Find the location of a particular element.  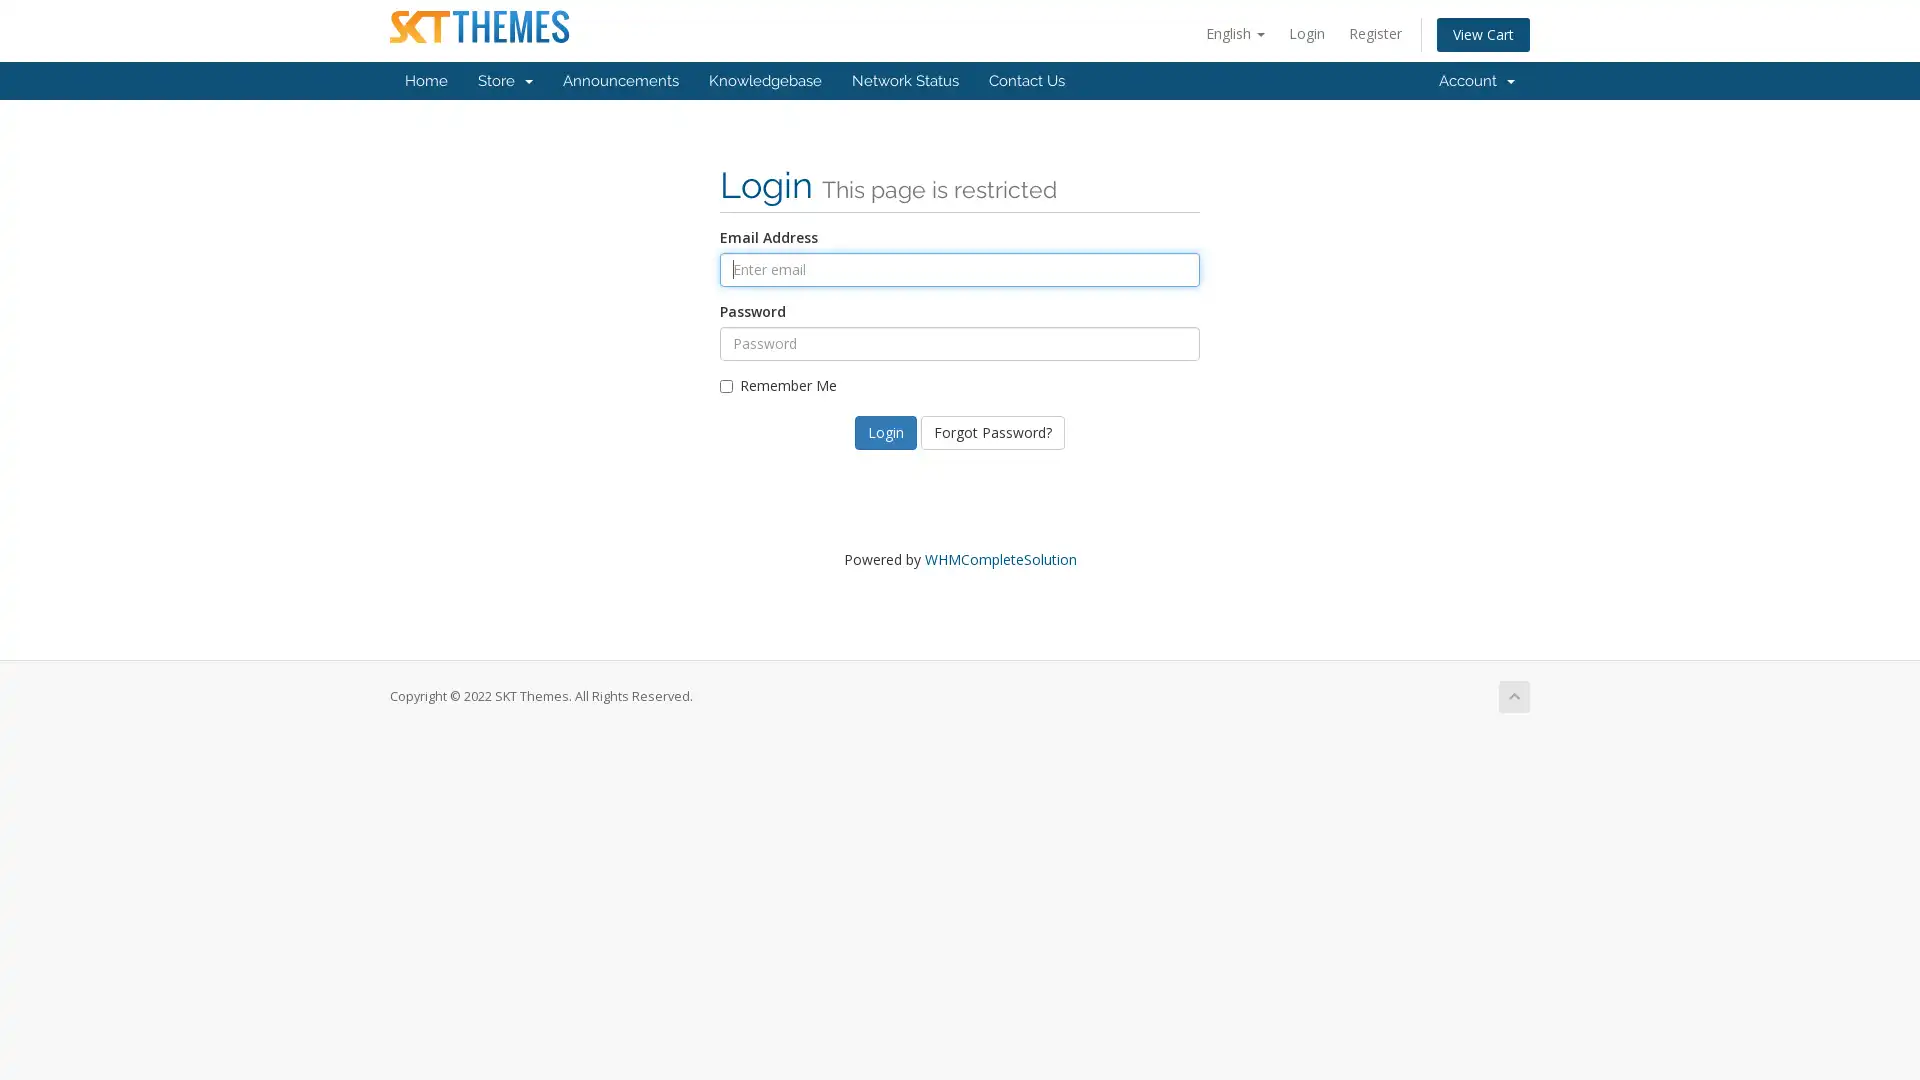

Login is located at coordinates (885, 431).